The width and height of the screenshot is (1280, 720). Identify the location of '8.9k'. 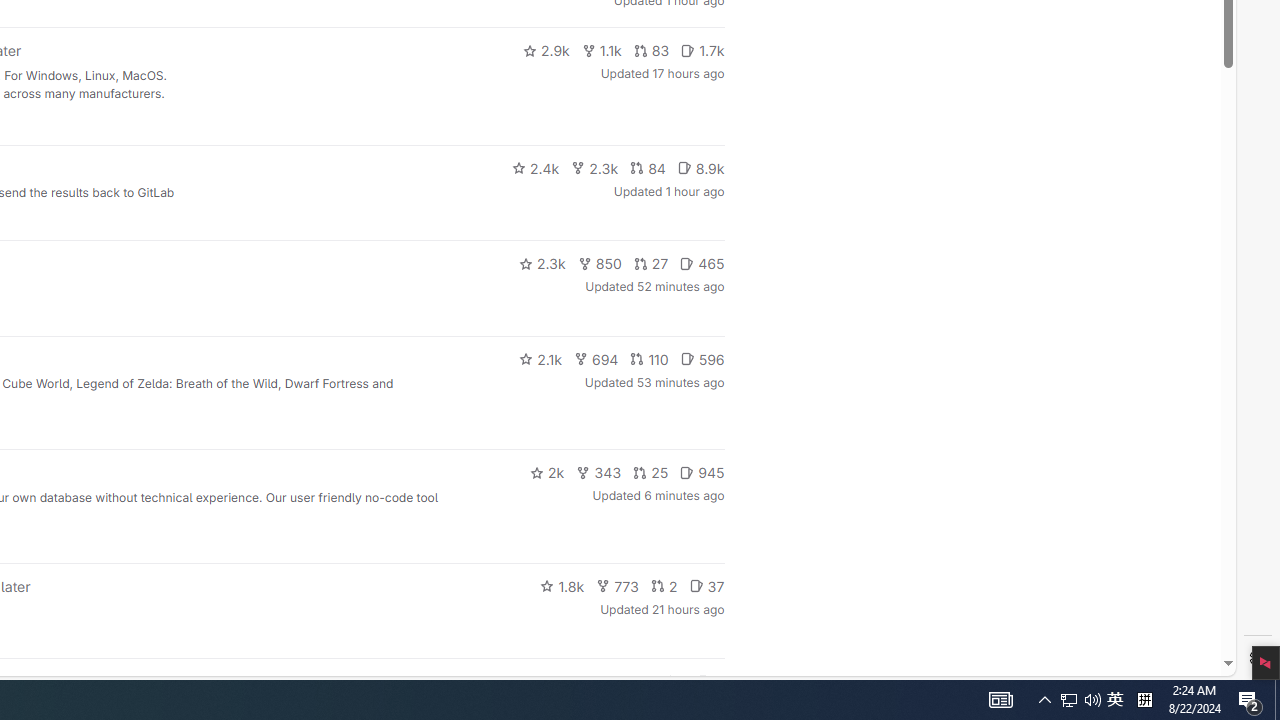
(700, 167).